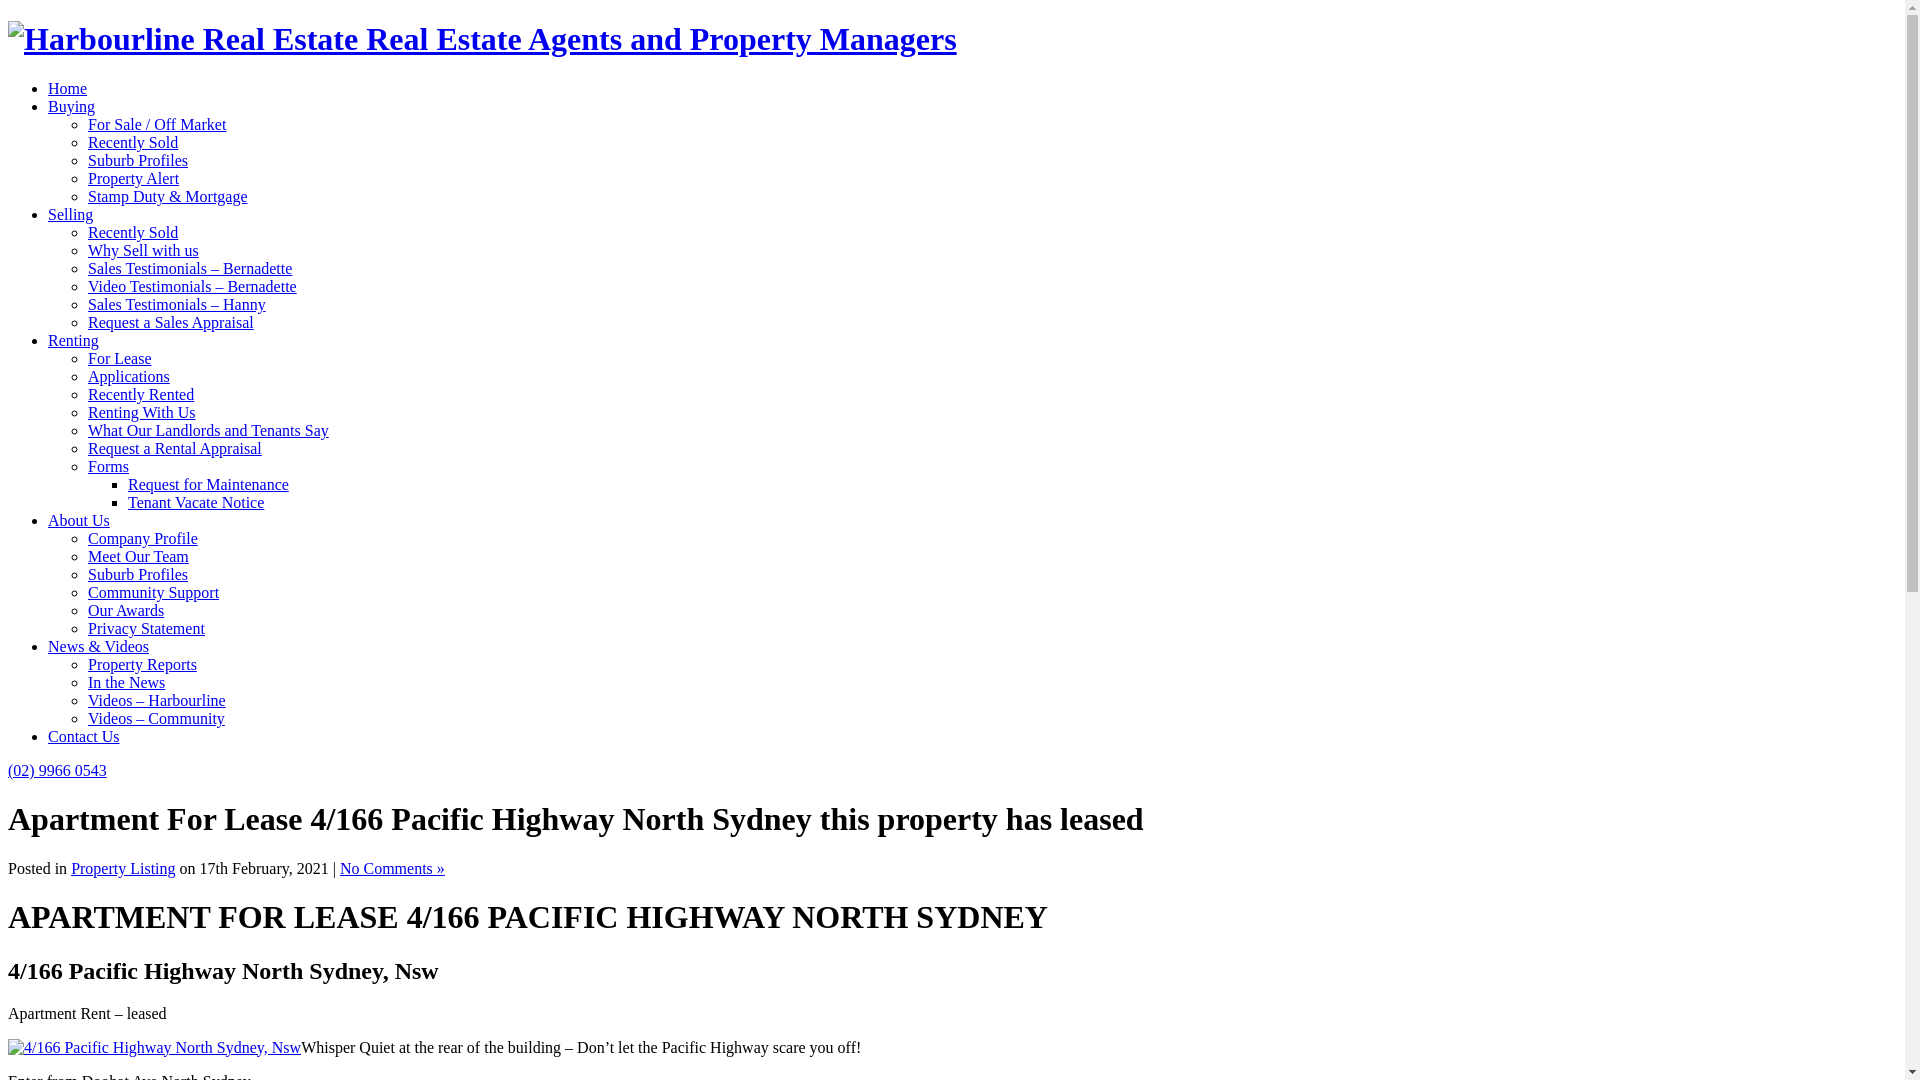 This screenshot has width=1920, height=1080. What do you see at coordinates (137, 159) in the screenshot?
I see `'Suburb Profiles'` at bounding box center [137, 159].